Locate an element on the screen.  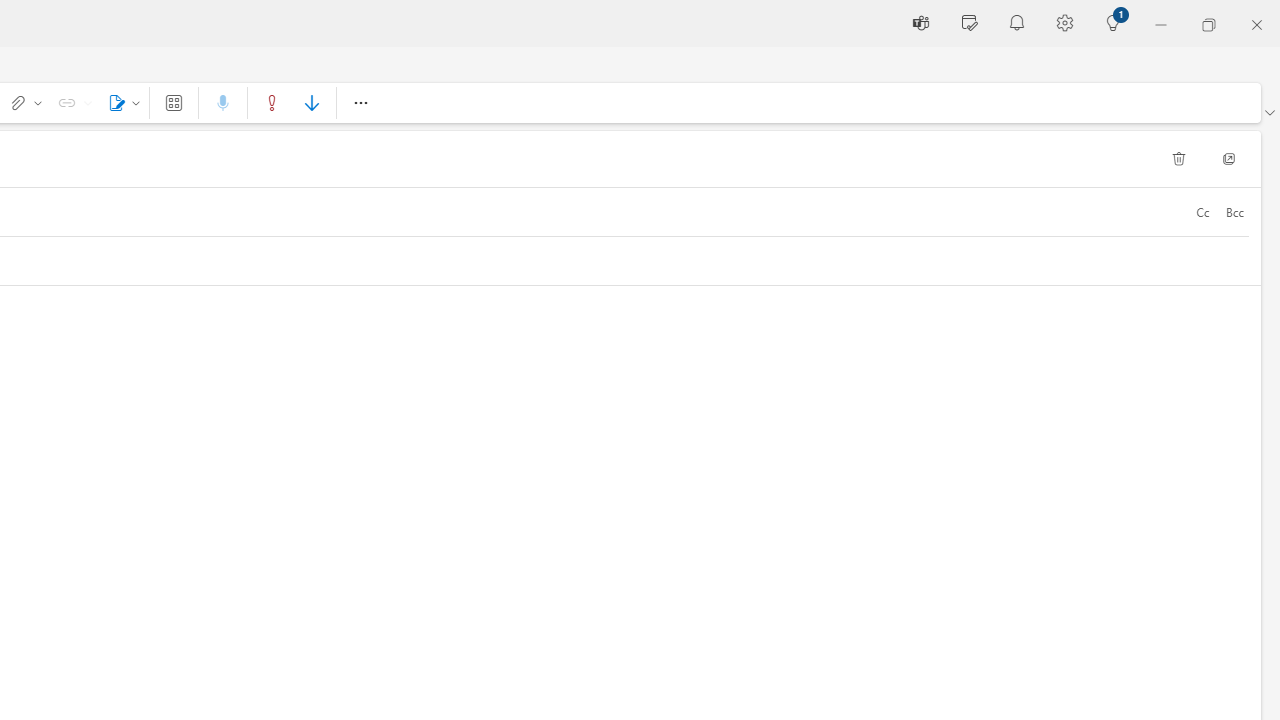
'Ribbon display options' is located at coordinates (1268, 113).